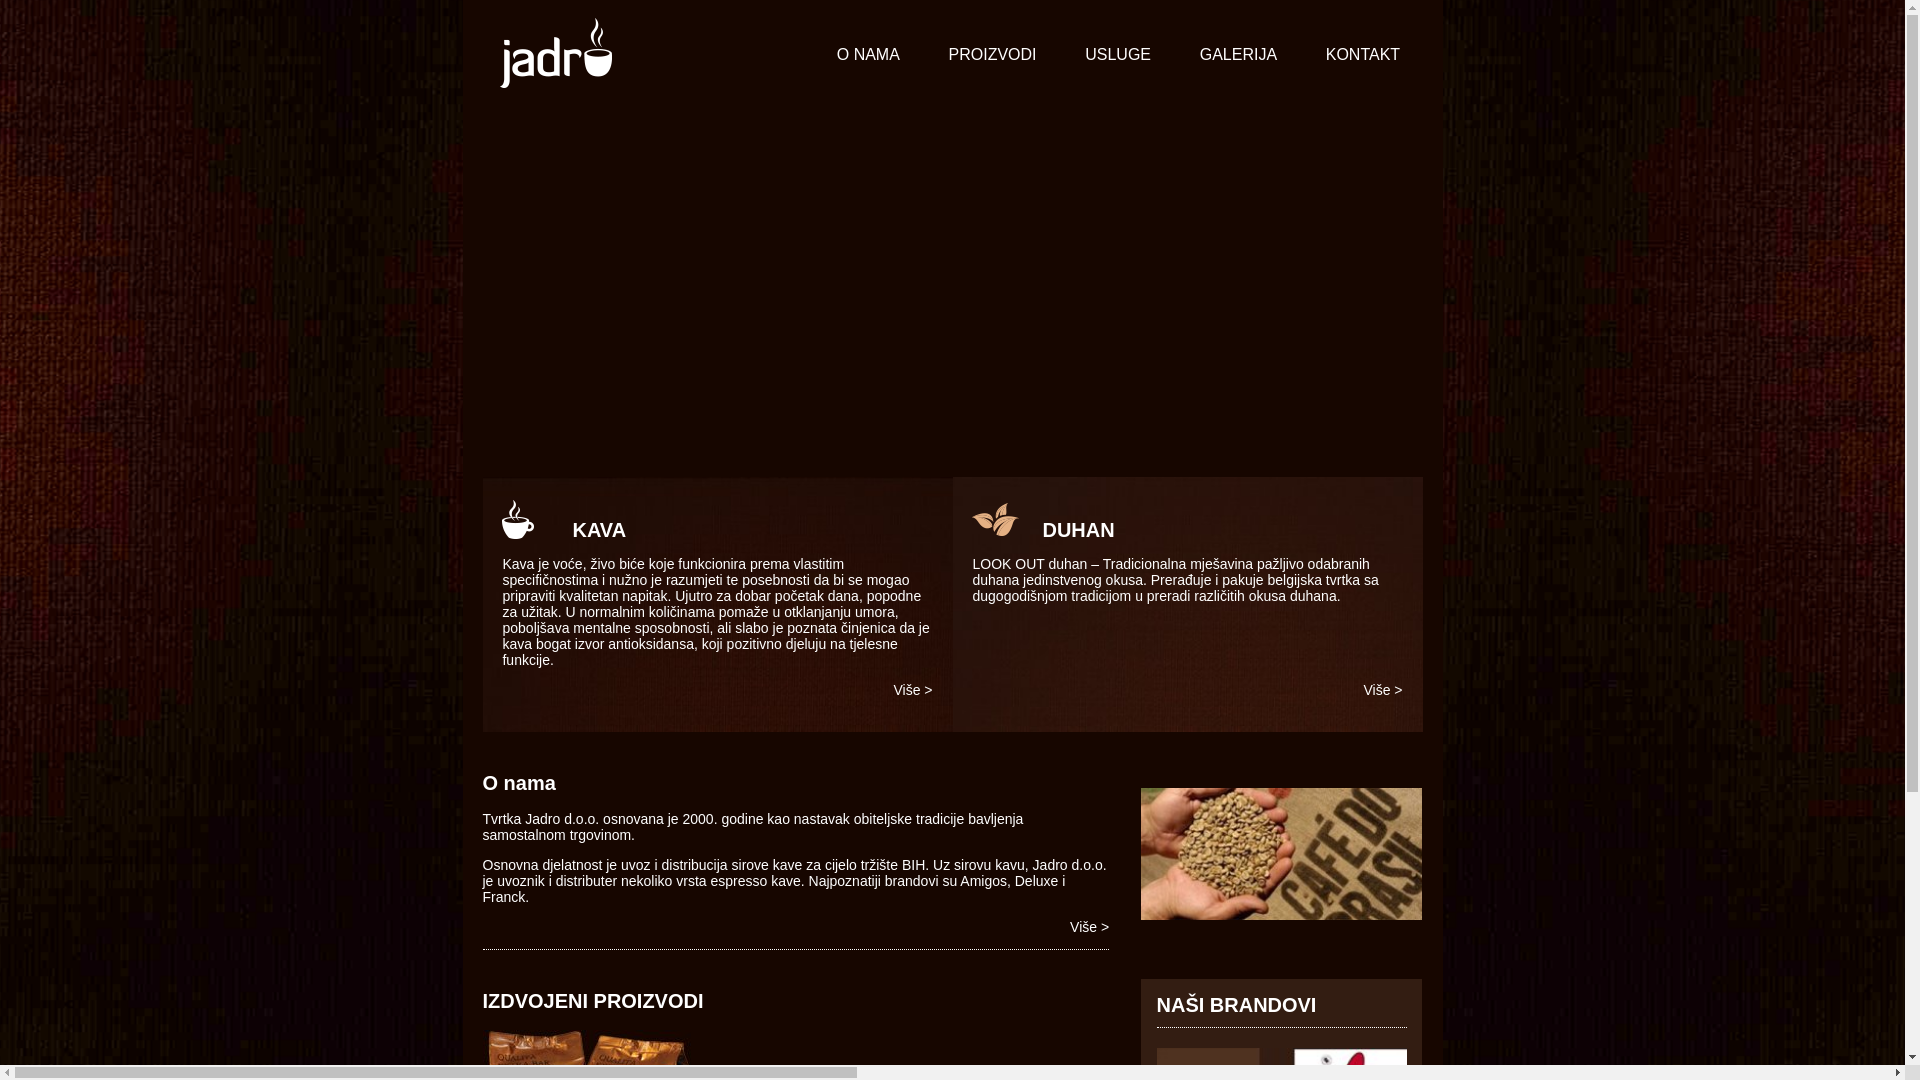  Describe the element at coordinates (1117, 54) in the screenshot. I see `'USLUGE'` at that location.